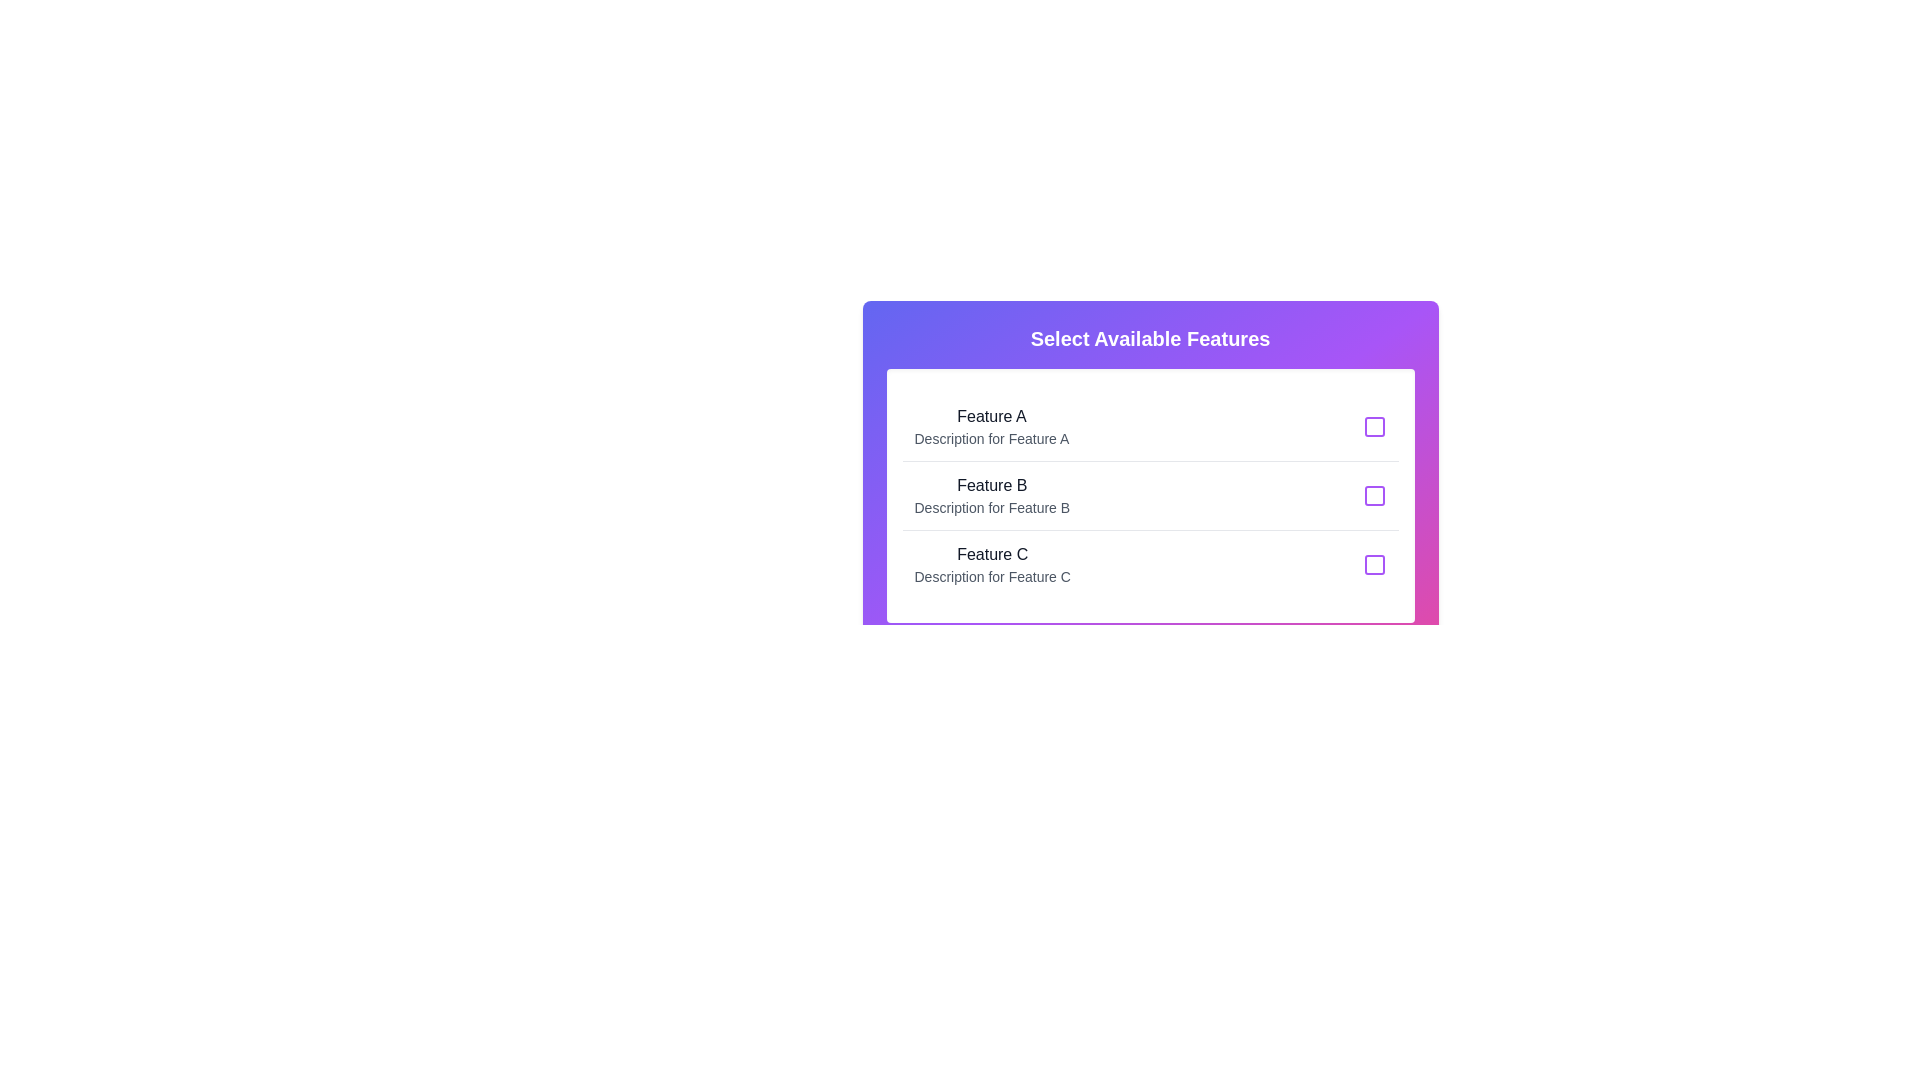 Image resolution: width=1920 pixels, height=1080 pixels. What do you see at coordinates (1373, 564) in the screenshot?
I see `the third checkbox control, which has a faint purple interior color` at bounding box center [1373, 564].